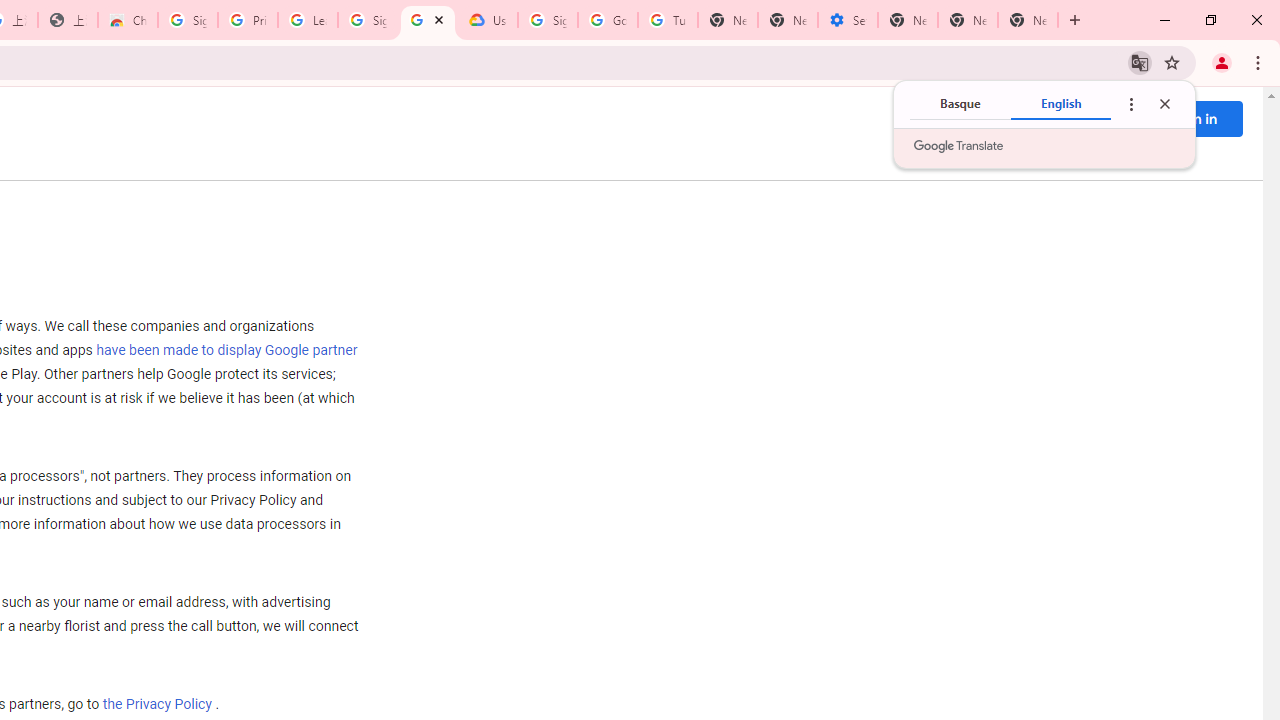 The height and width of the screenshot is (720, 1280). Describe the element at coordinates (548, 20) in the screenshot. I see `'Sign in - Google Accounts'` at that location.